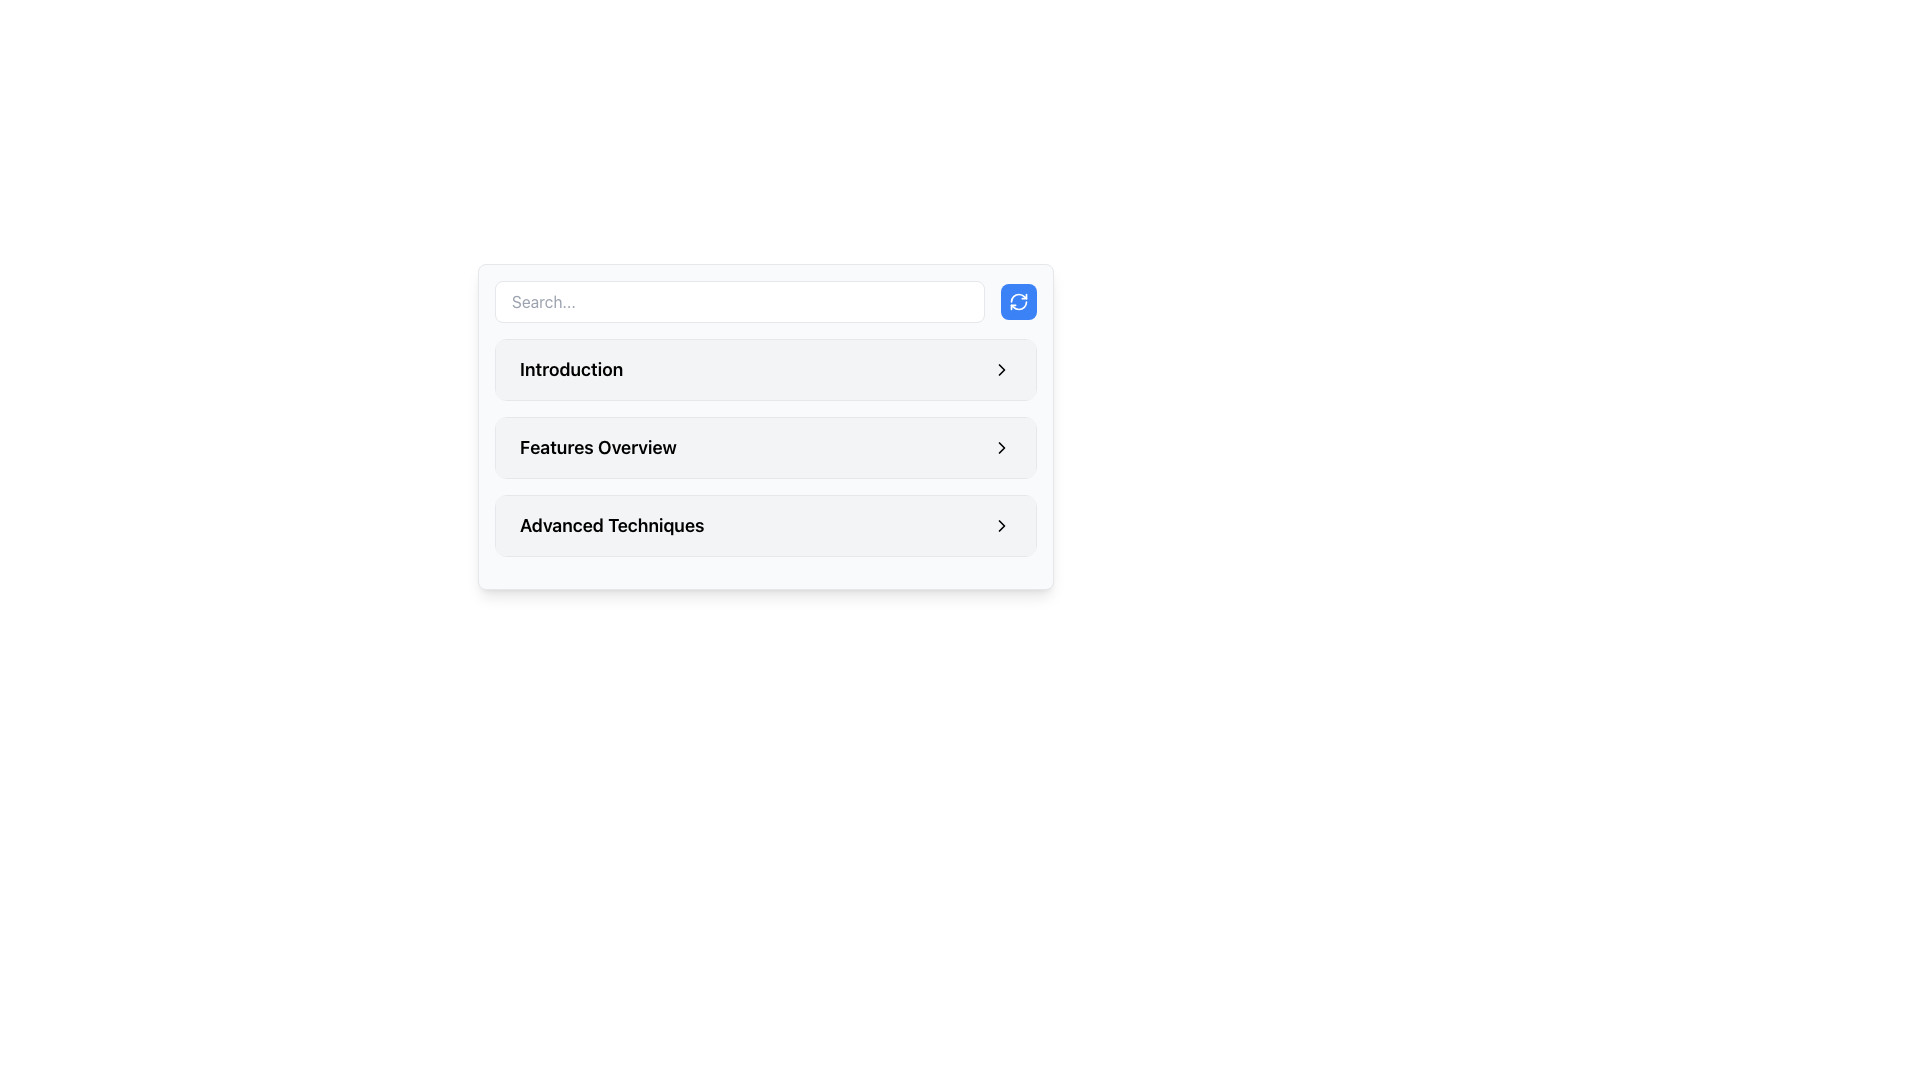  I want to click on the small rightward-pointing arrow icon located at the rightmost position within the horizontal layout of the 'Advanced Techniques' entry, so click(1002, 524).